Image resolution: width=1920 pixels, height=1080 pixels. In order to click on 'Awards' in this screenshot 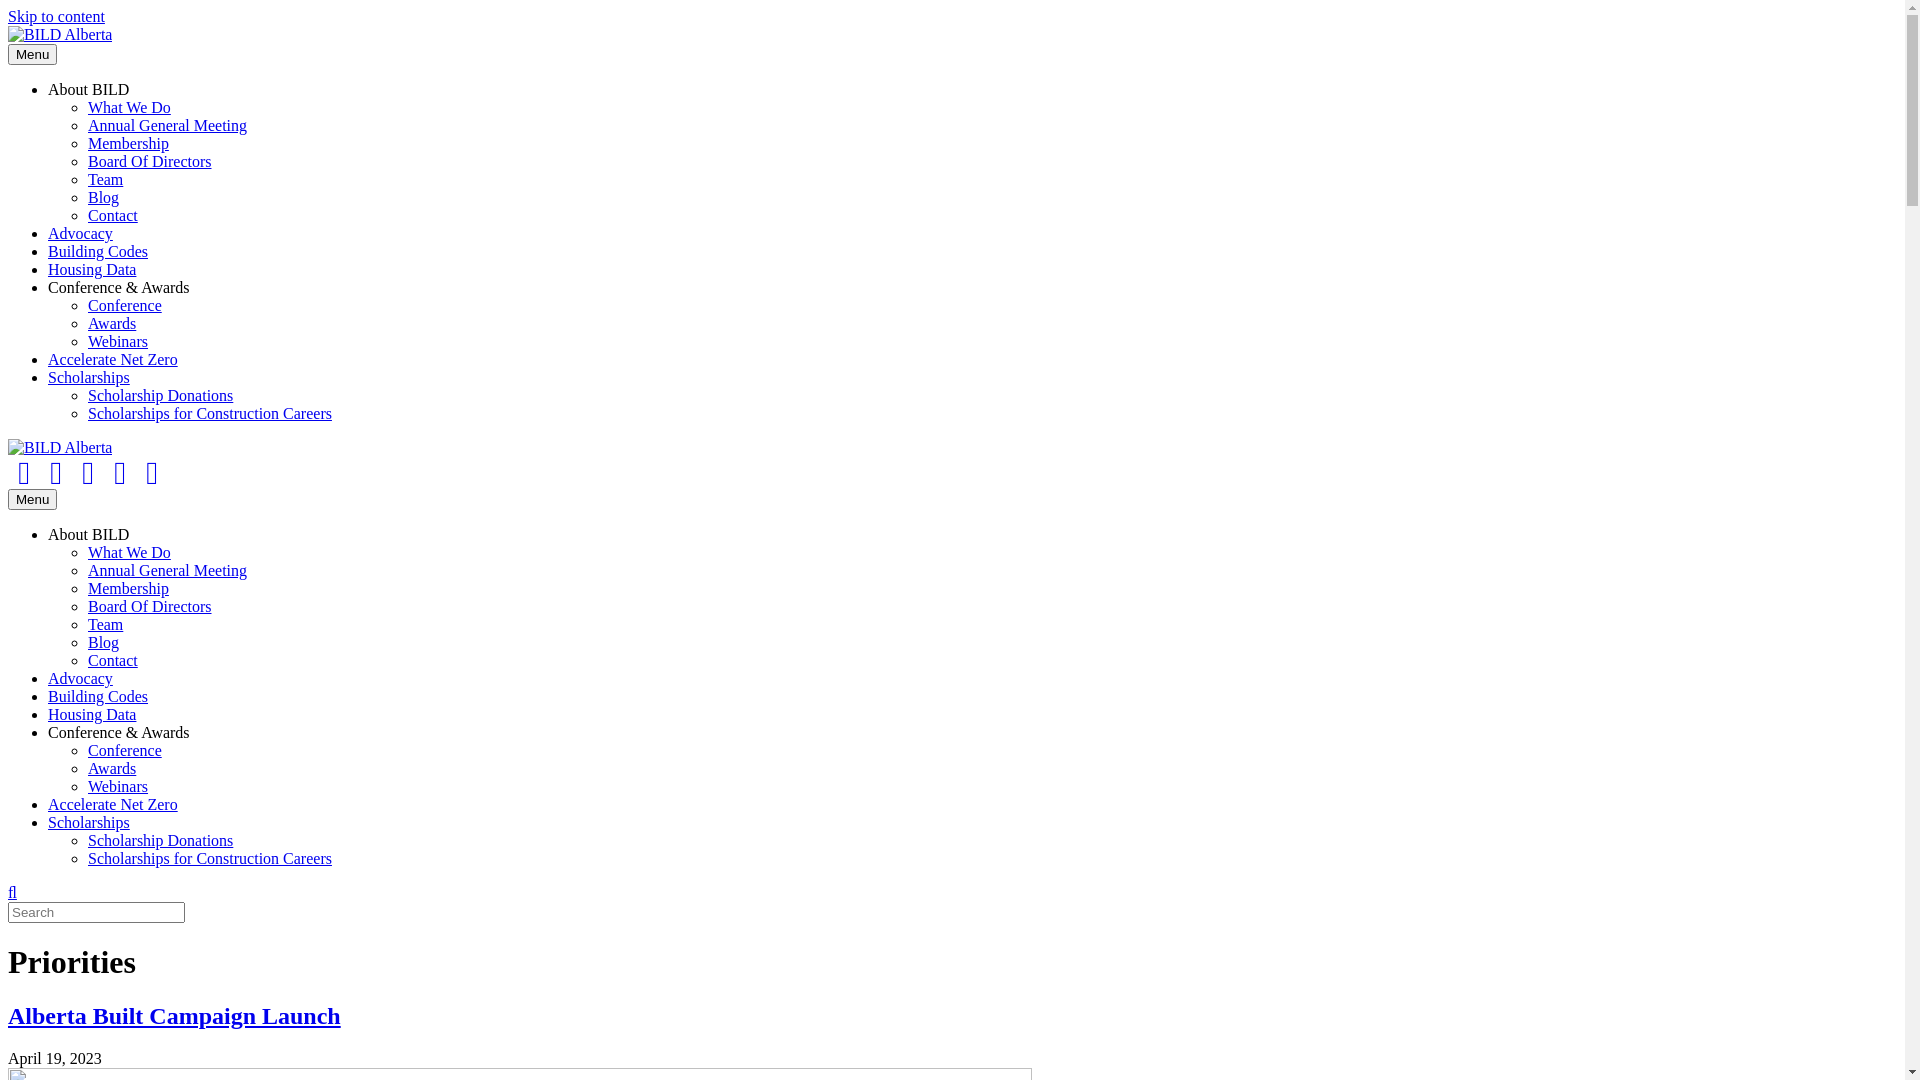, I will do `click(86, 767)`.